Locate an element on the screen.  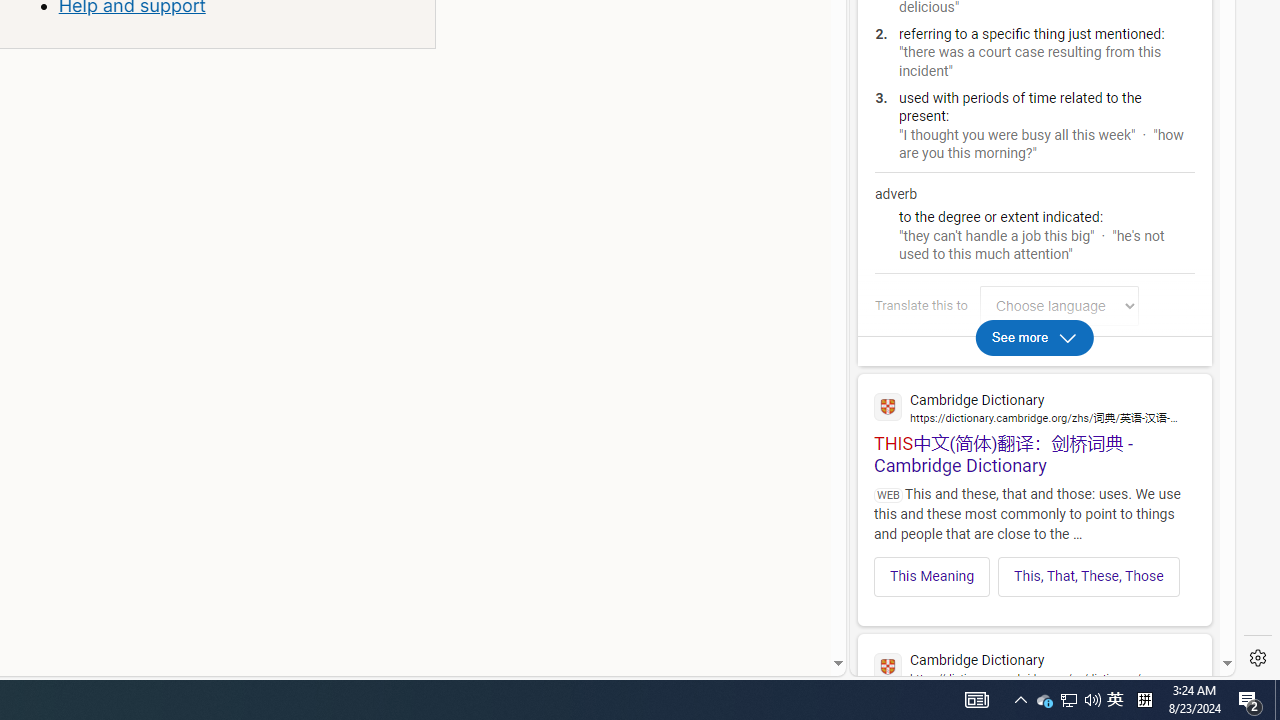
'This Meaning' is located at coordinates (931, 576).